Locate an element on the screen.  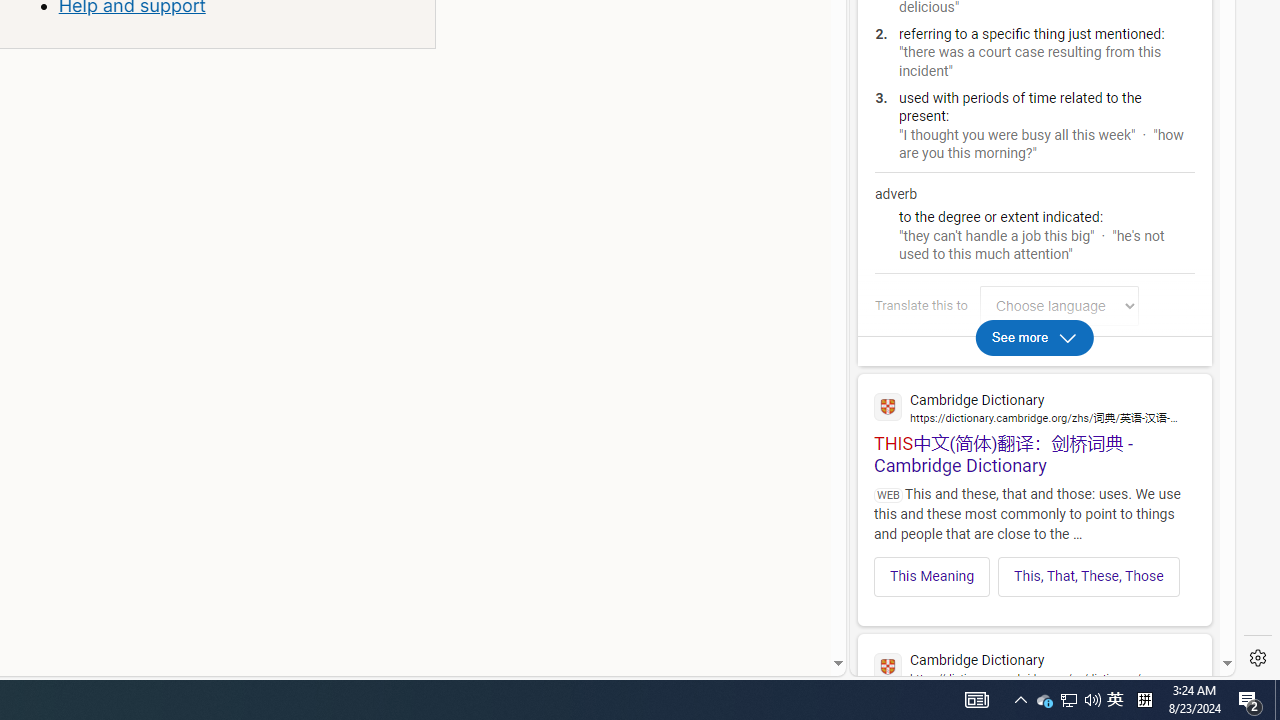
'This Meaning' is located at coordinates (931, 576).